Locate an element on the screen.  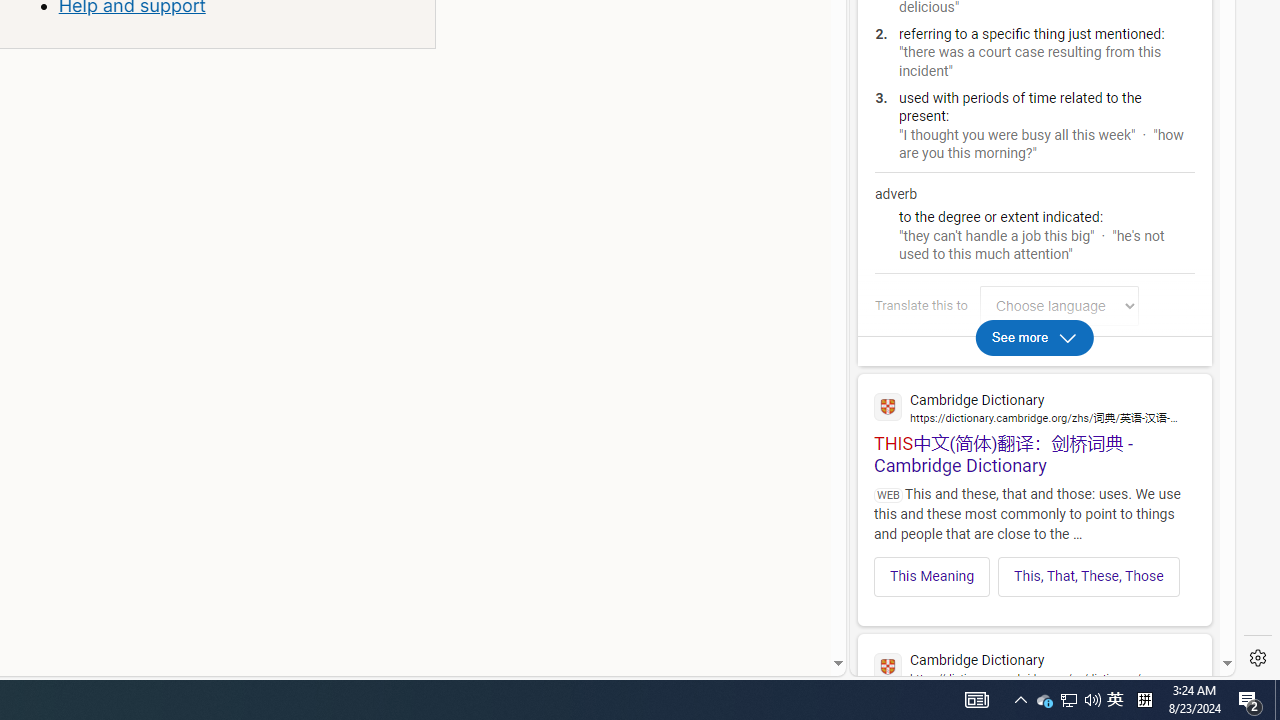
'This Meaning' is located at coordinates (931, 576).